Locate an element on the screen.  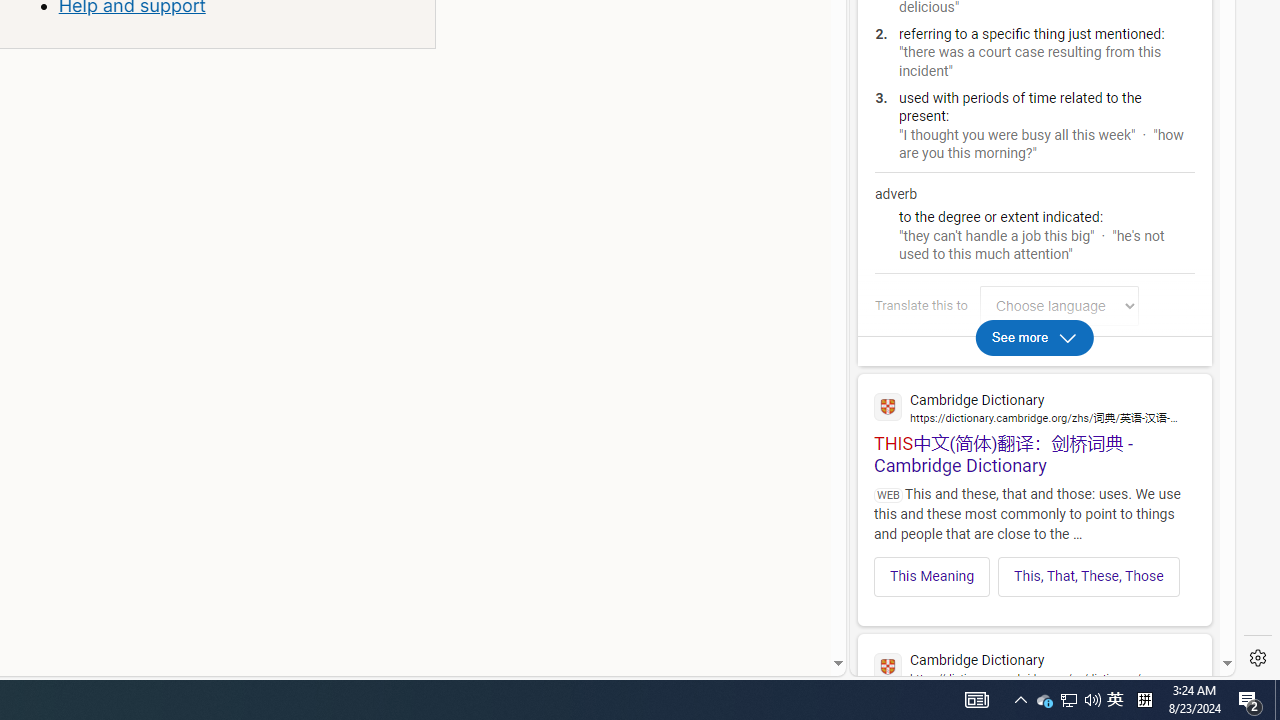
'This Meaning' is located at coordinates (931, 576).